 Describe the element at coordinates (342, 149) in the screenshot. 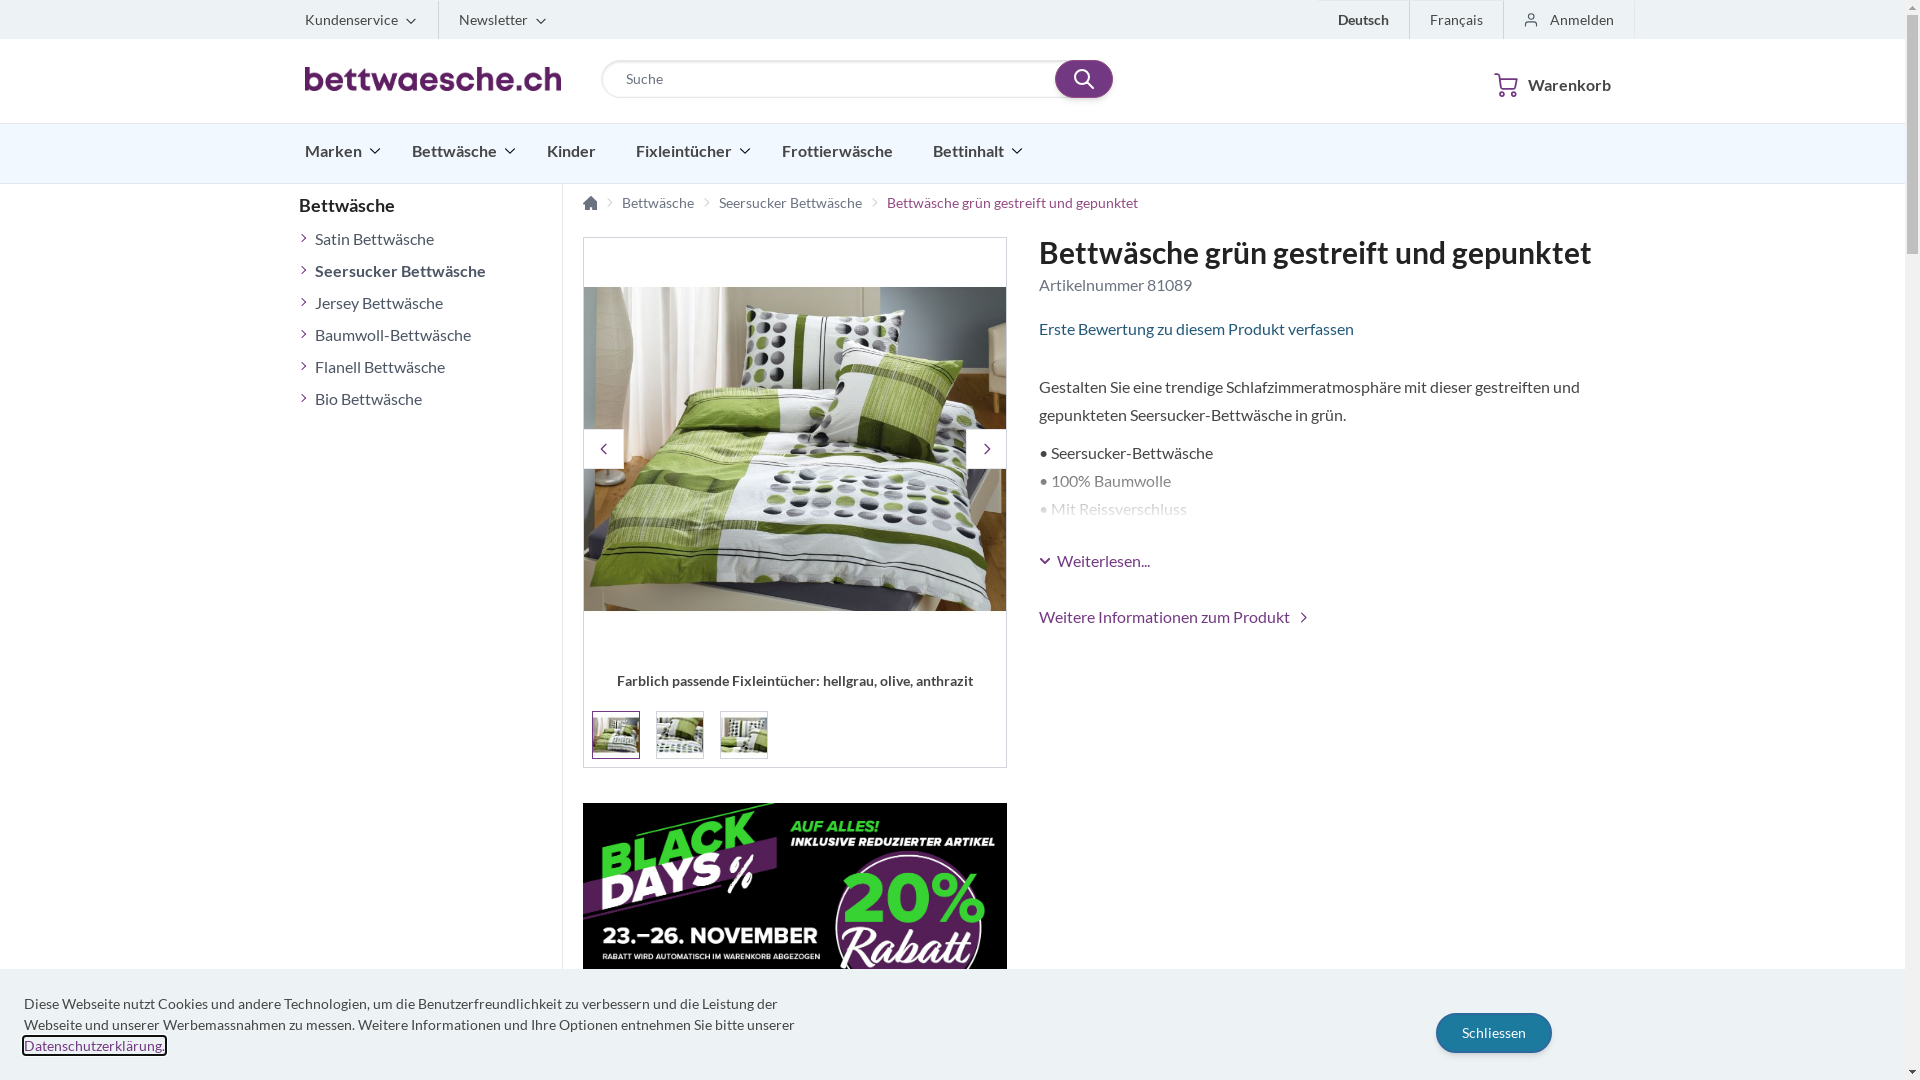

I see `'Marken'` at that location.